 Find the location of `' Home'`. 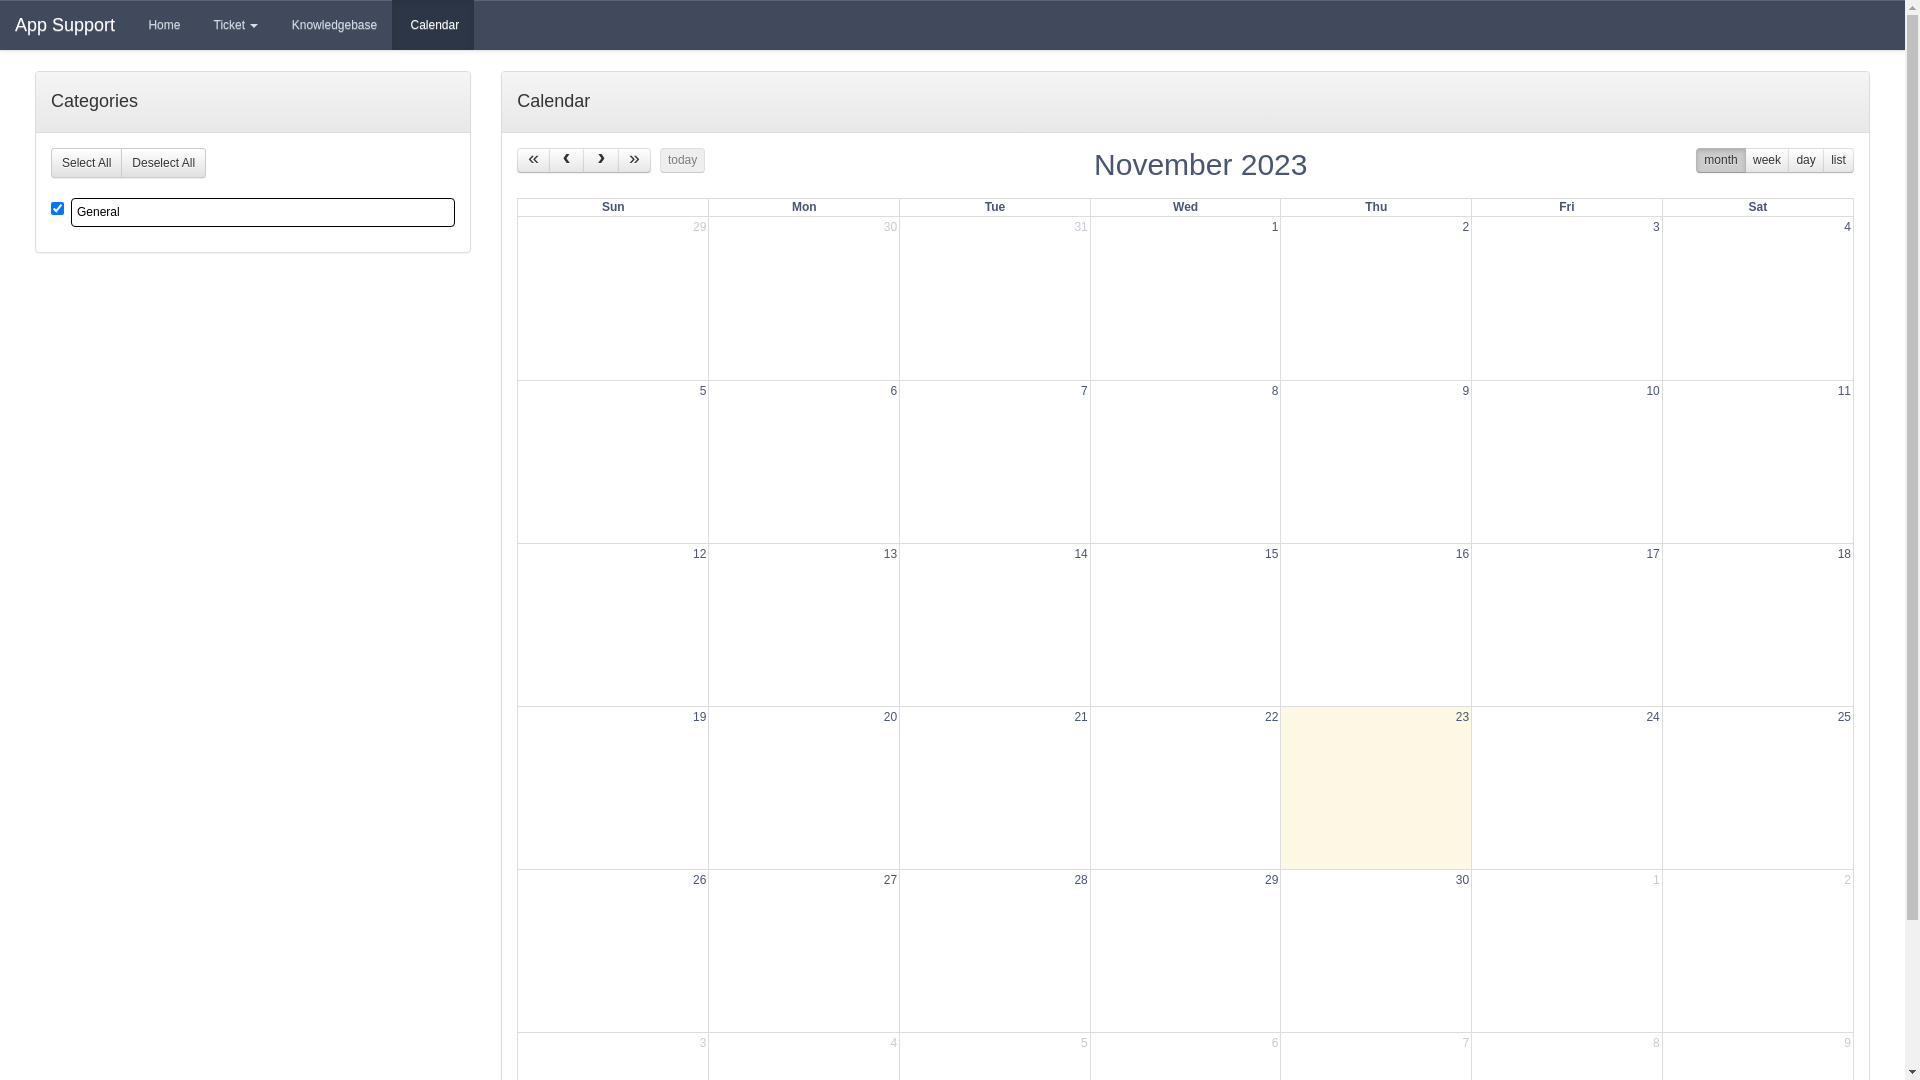

' Home' is located at coordinates (128, 24).